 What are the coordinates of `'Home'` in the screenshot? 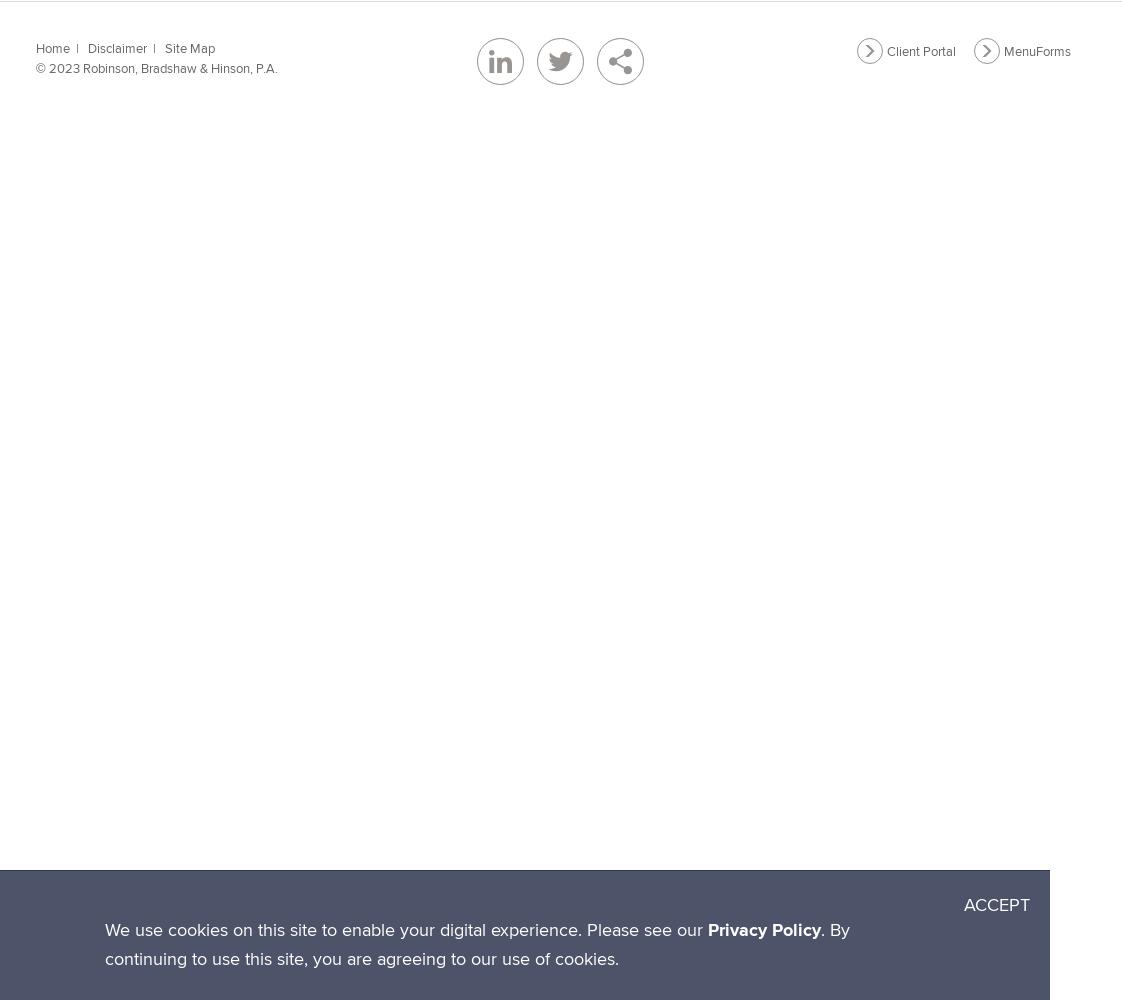 It's located at (51, 48).